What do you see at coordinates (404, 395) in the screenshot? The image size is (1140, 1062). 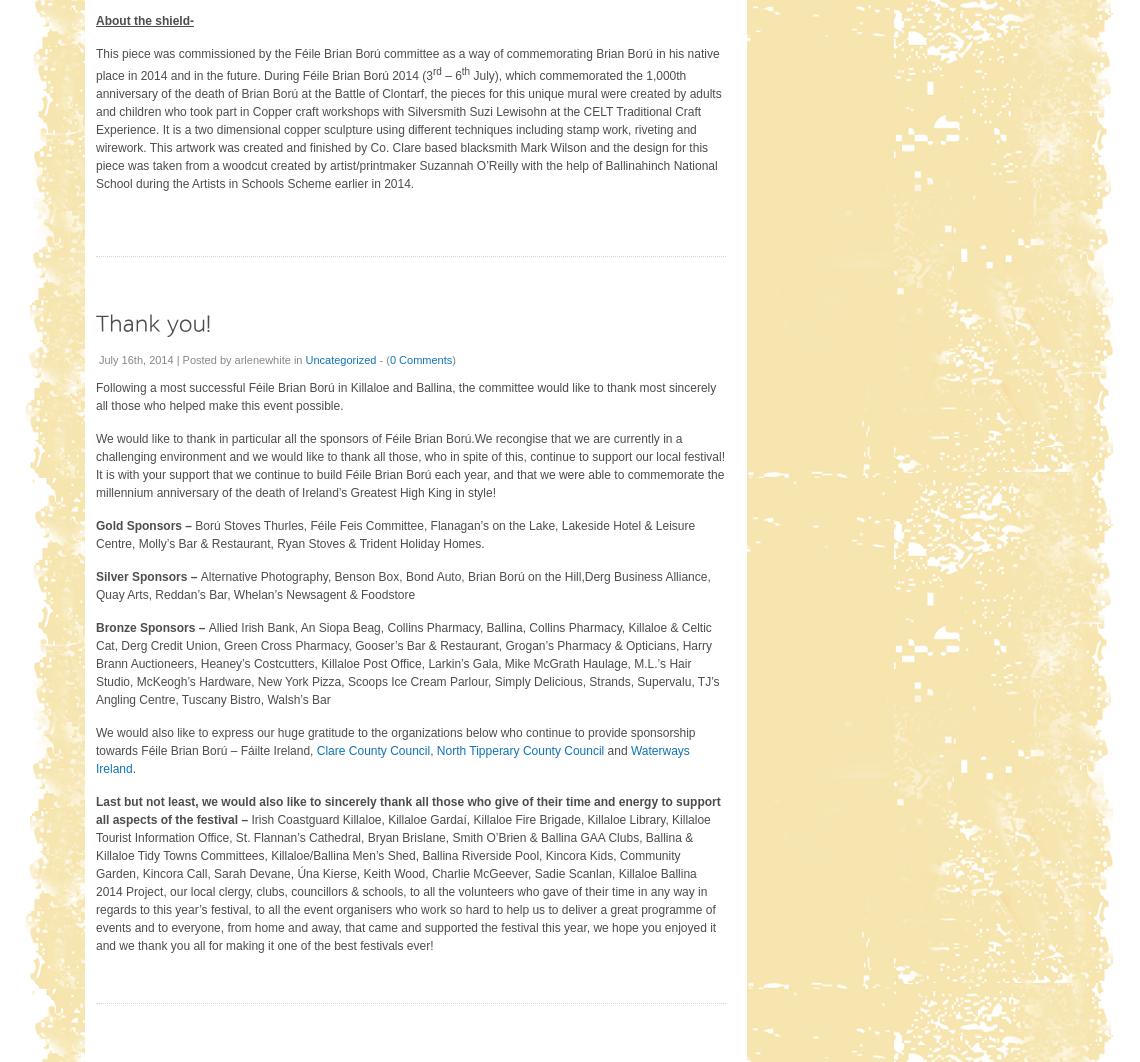 I see `'Following a most successful Féile Brian Ború in Killaloe and Ballina, the committee would like to thank most sincerely all those who helped make this event possible.'` at bounding box center [404, 395].